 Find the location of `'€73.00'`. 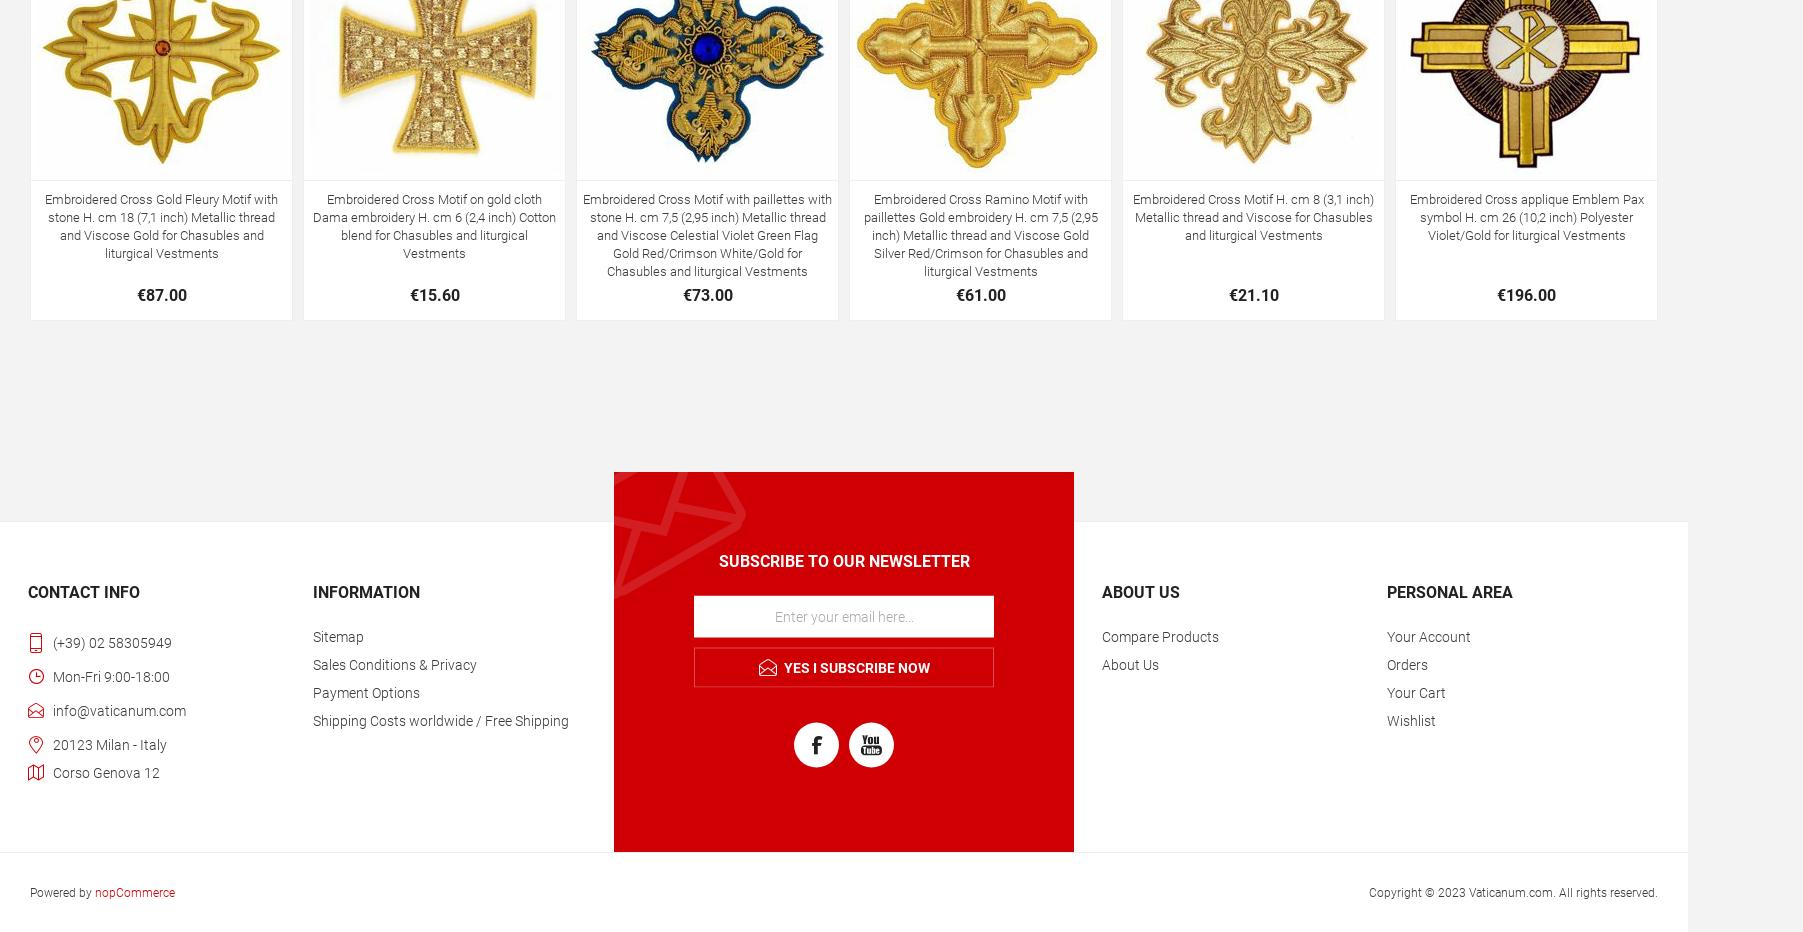

'€73.00' is located at coordinates (681, 294).